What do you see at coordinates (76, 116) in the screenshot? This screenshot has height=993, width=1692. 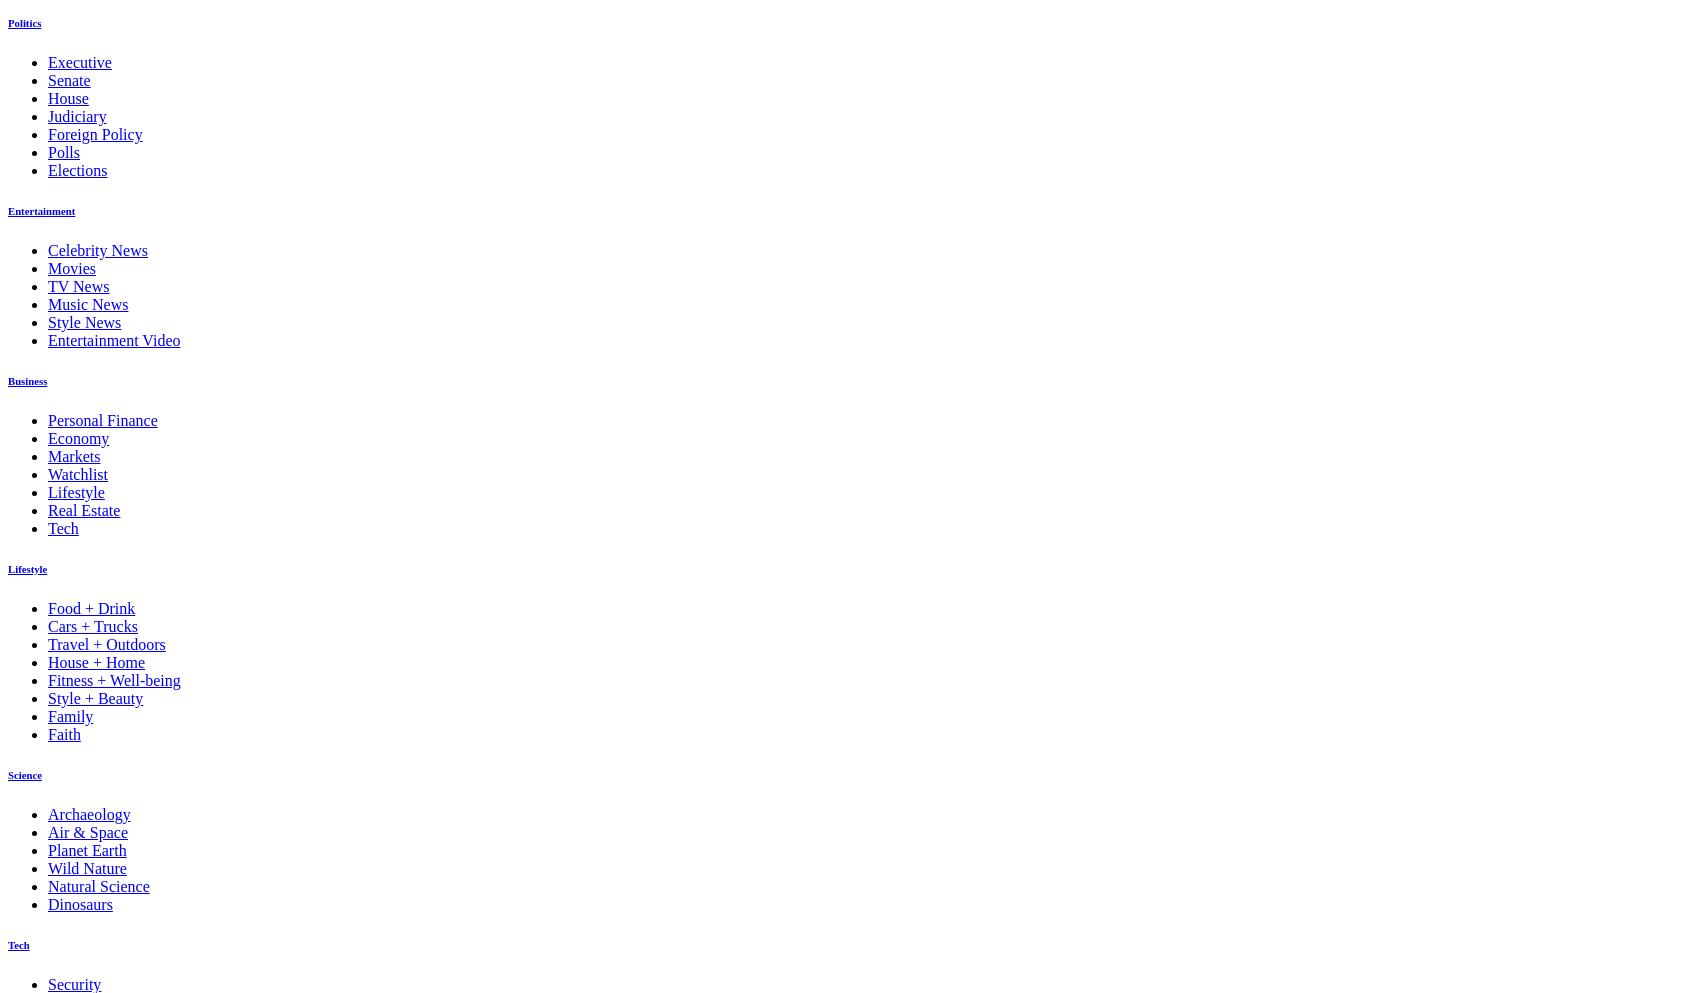 I see `'Judiciary'` at bounding box center [76, 116].